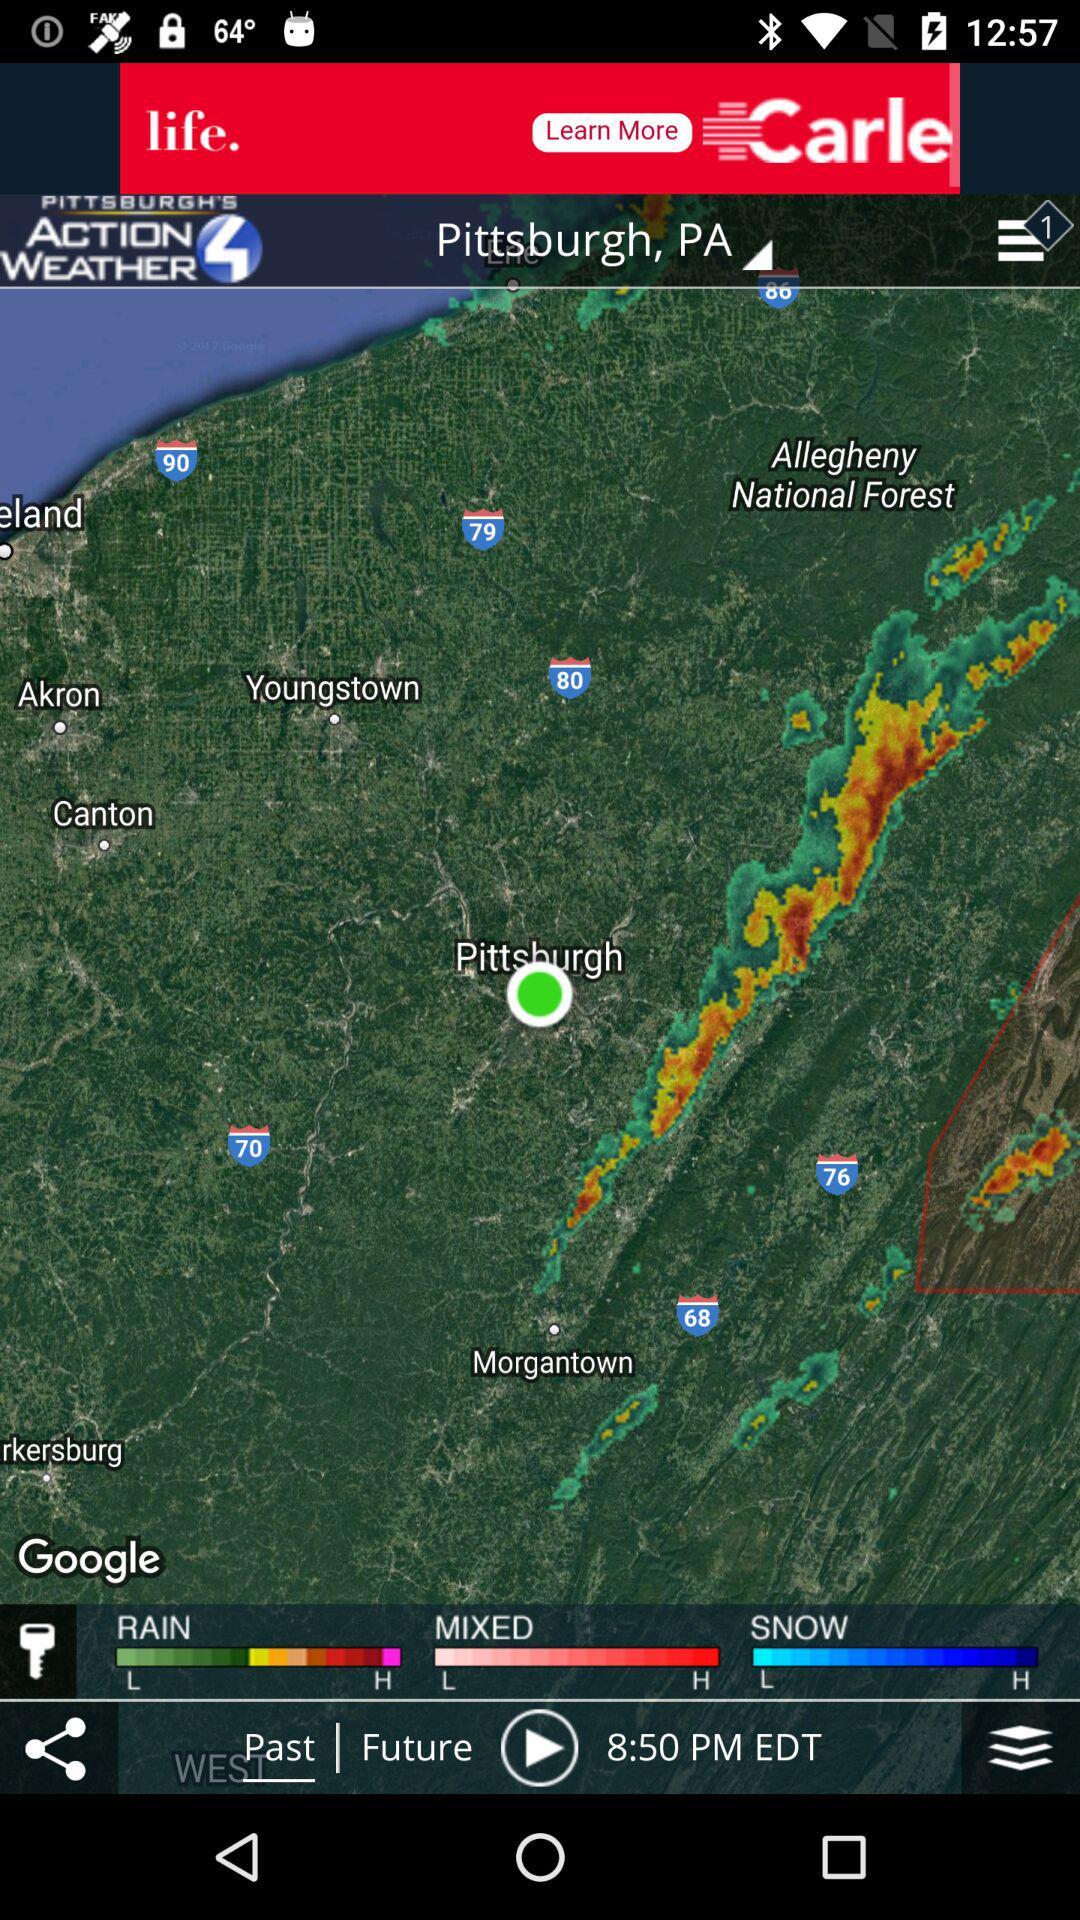 Image resolution: width=1080 pixels, height=1920 pixels. I want to click on open menu, so click(1020, 1746).